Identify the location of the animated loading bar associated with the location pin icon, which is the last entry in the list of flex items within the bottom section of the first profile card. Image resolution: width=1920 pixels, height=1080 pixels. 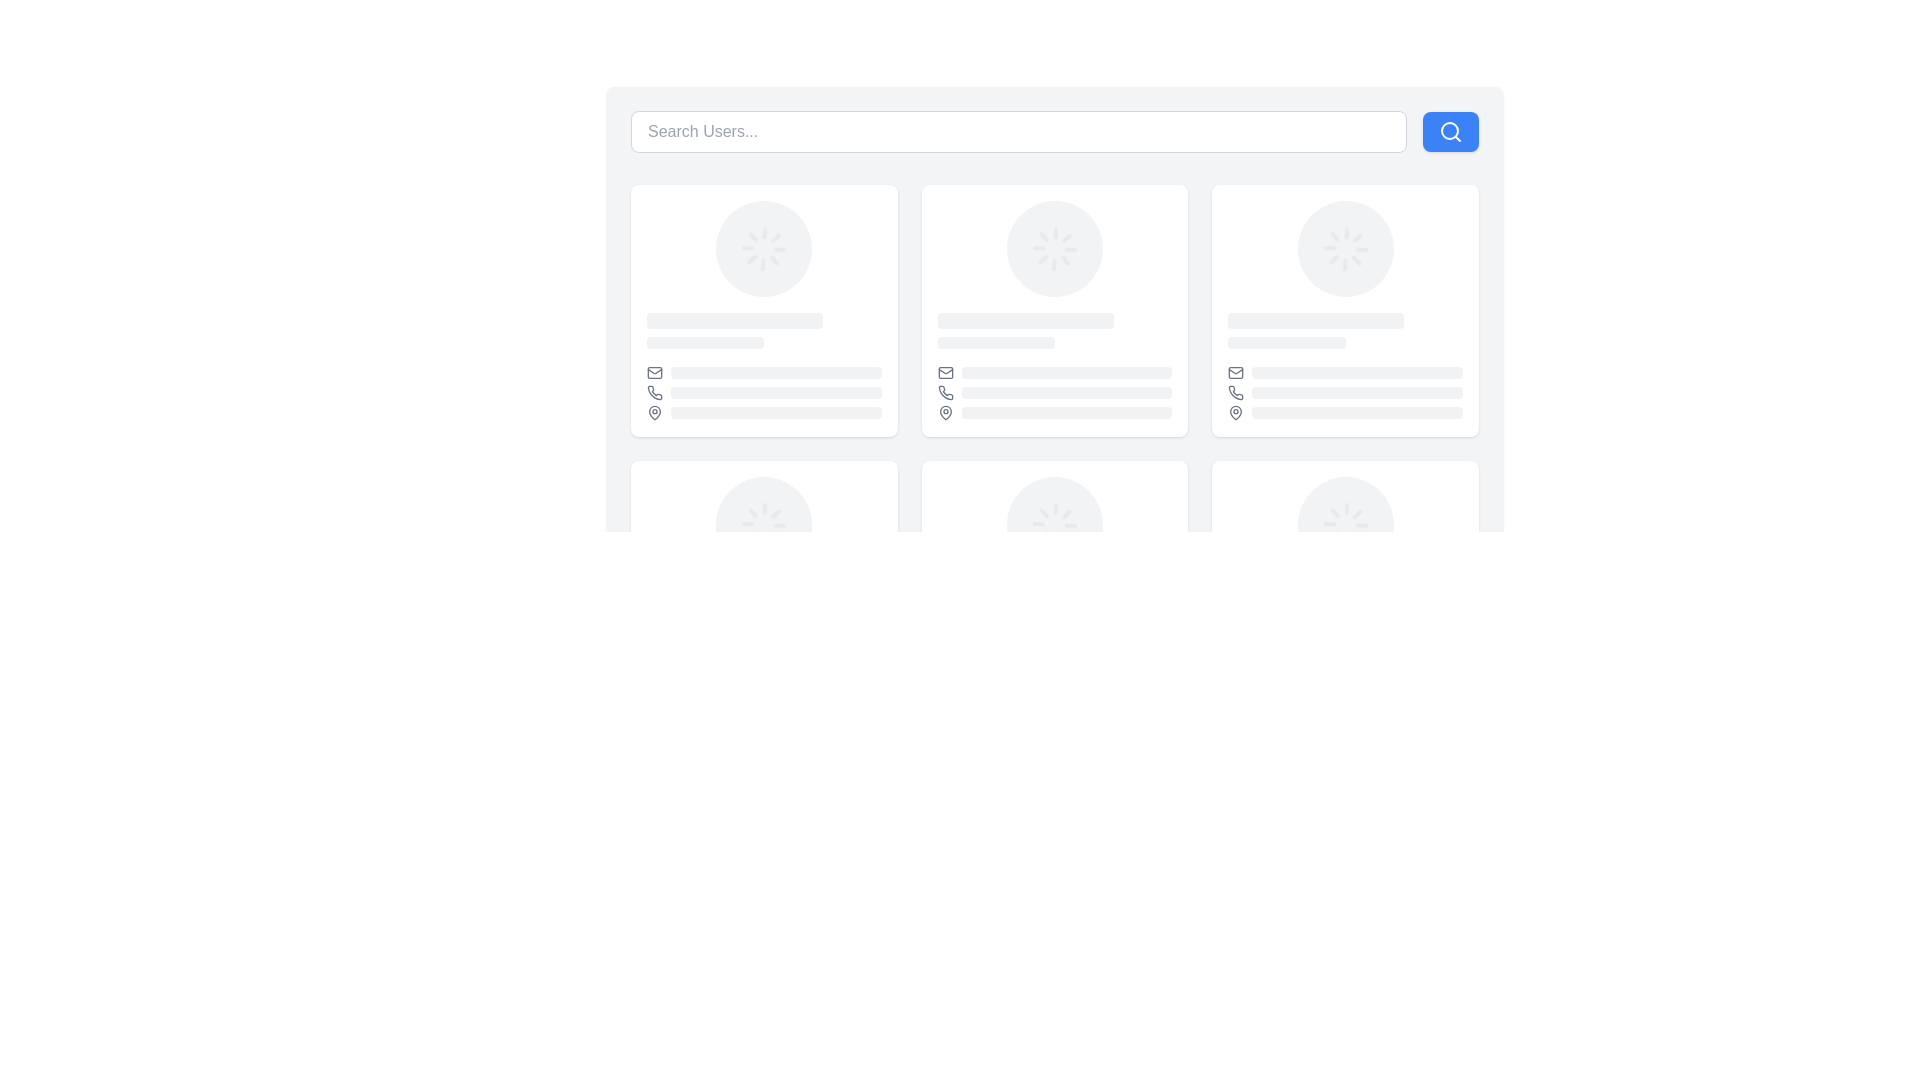
(763, 411).